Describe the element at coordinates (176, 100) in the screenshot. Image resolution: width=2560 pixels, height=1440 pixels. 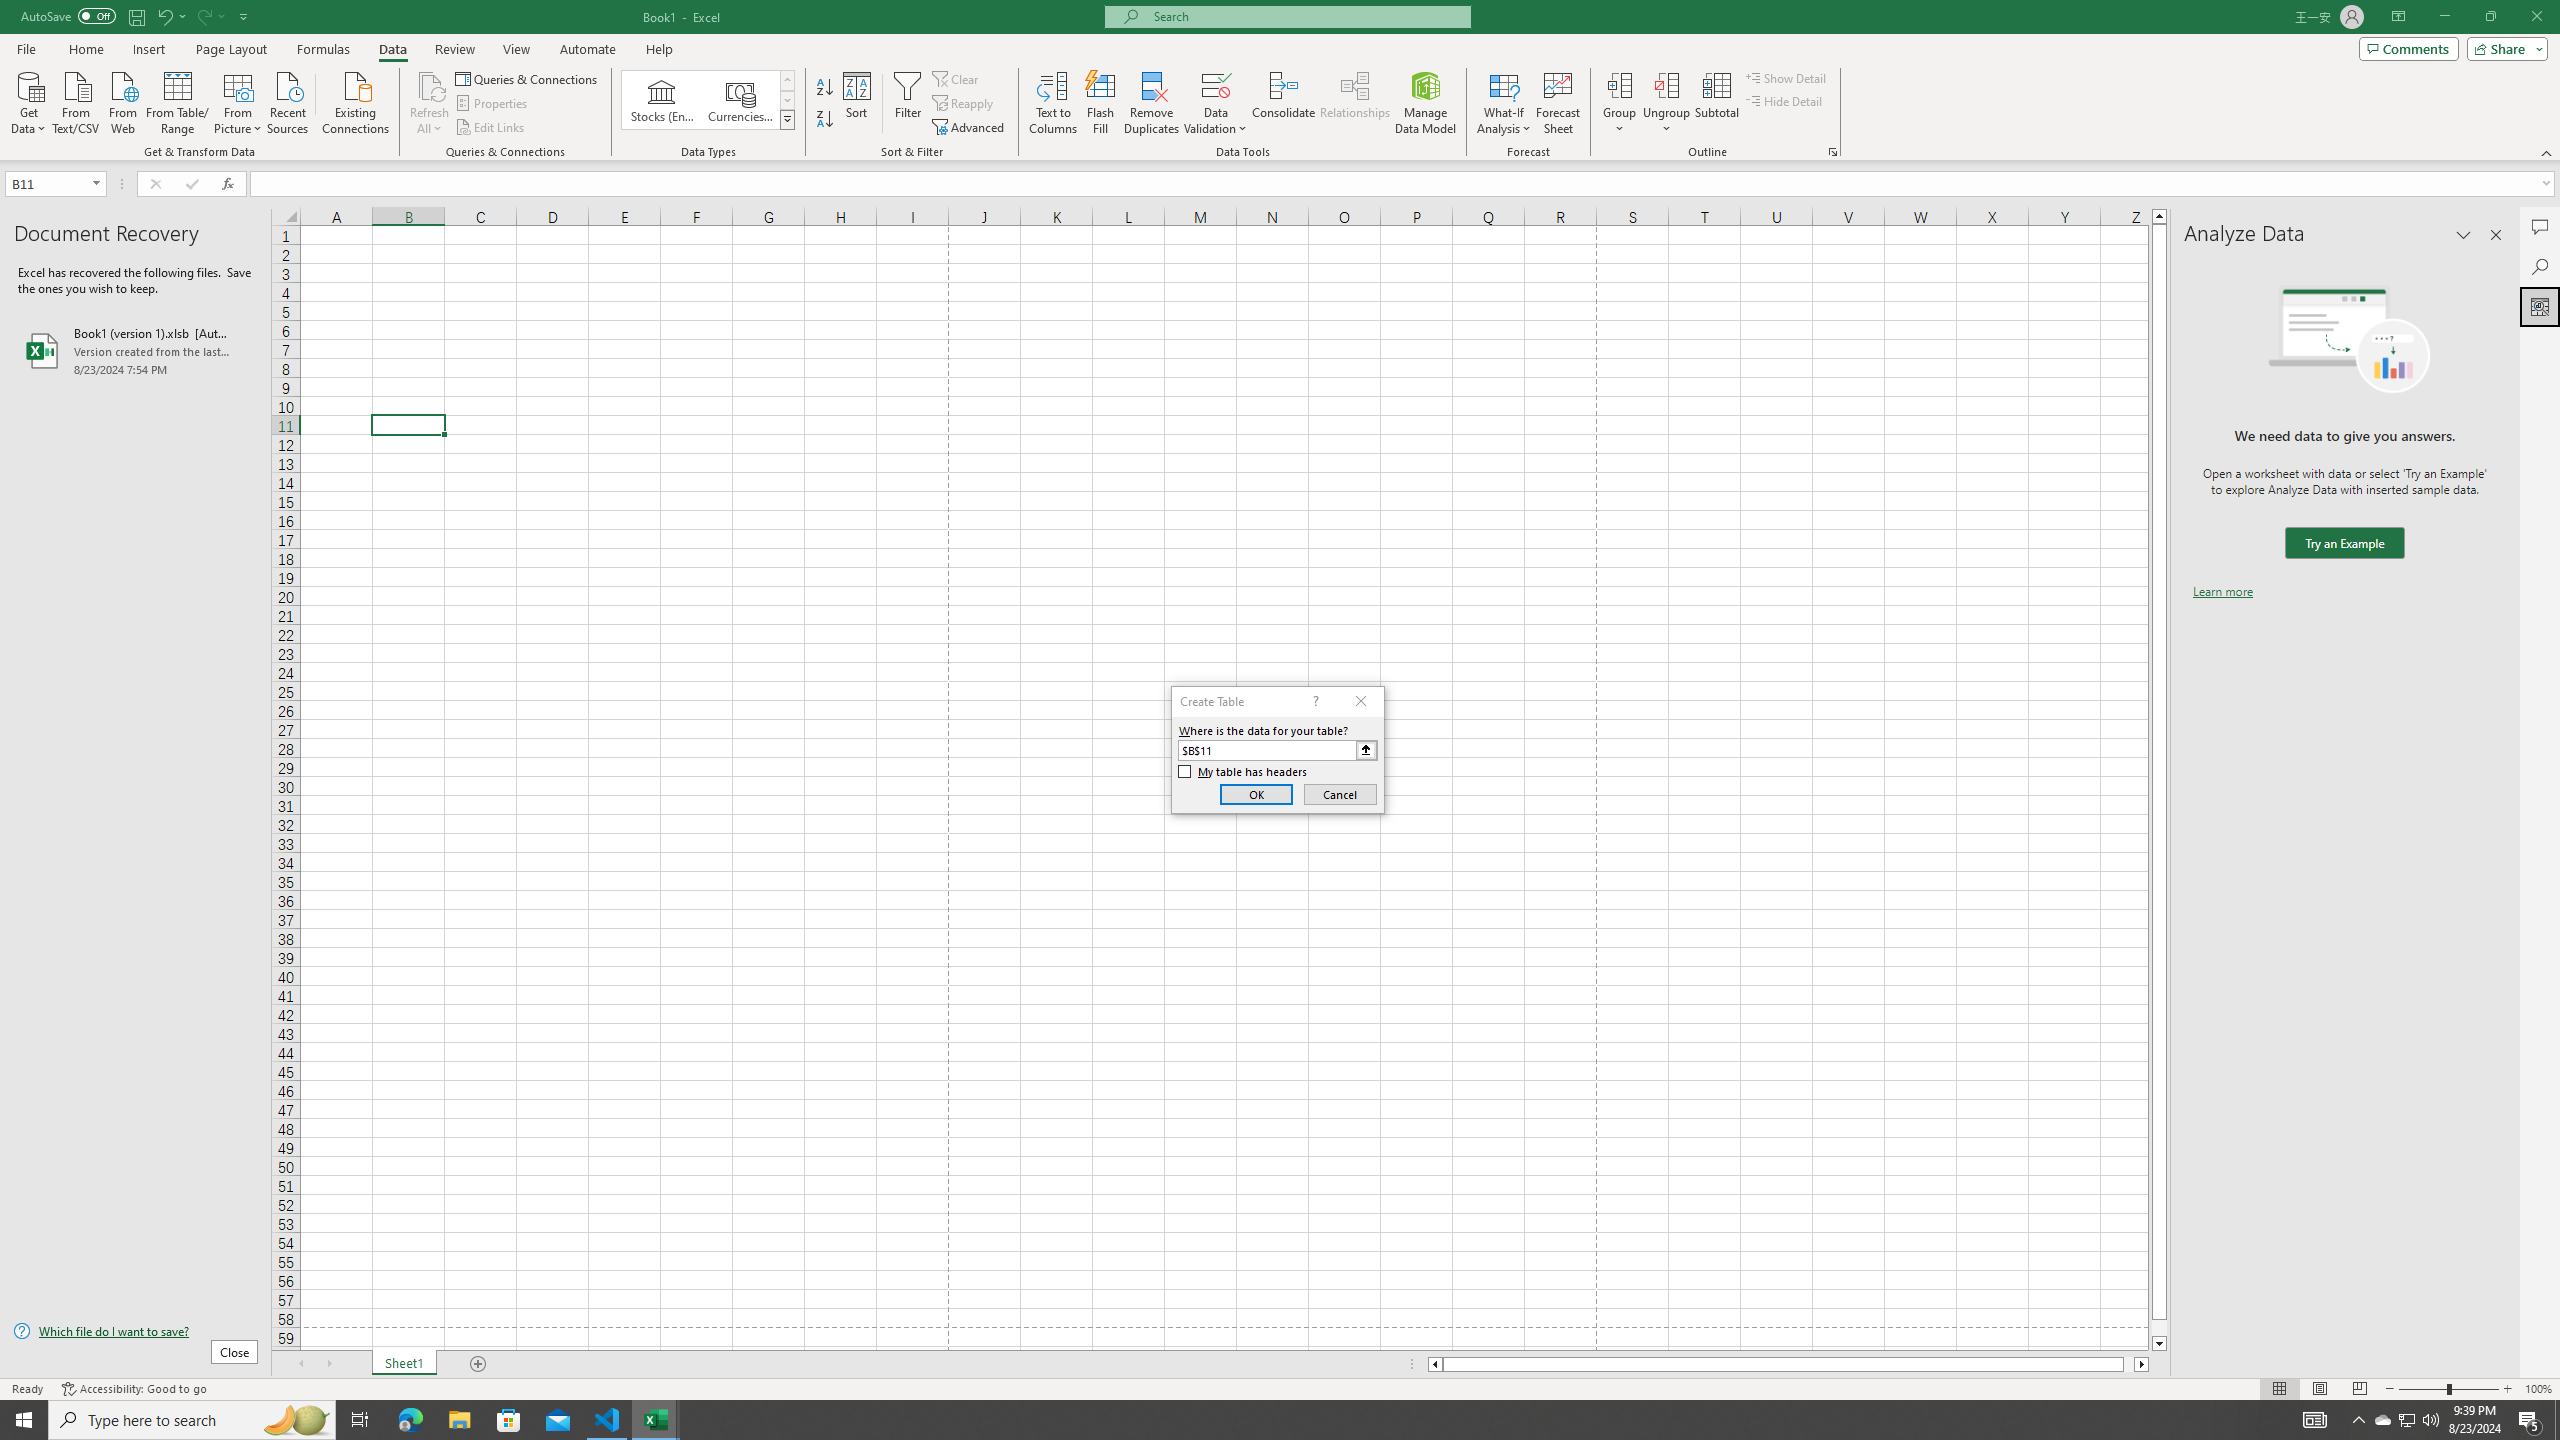
I see `'From Table/Range'` at that location.